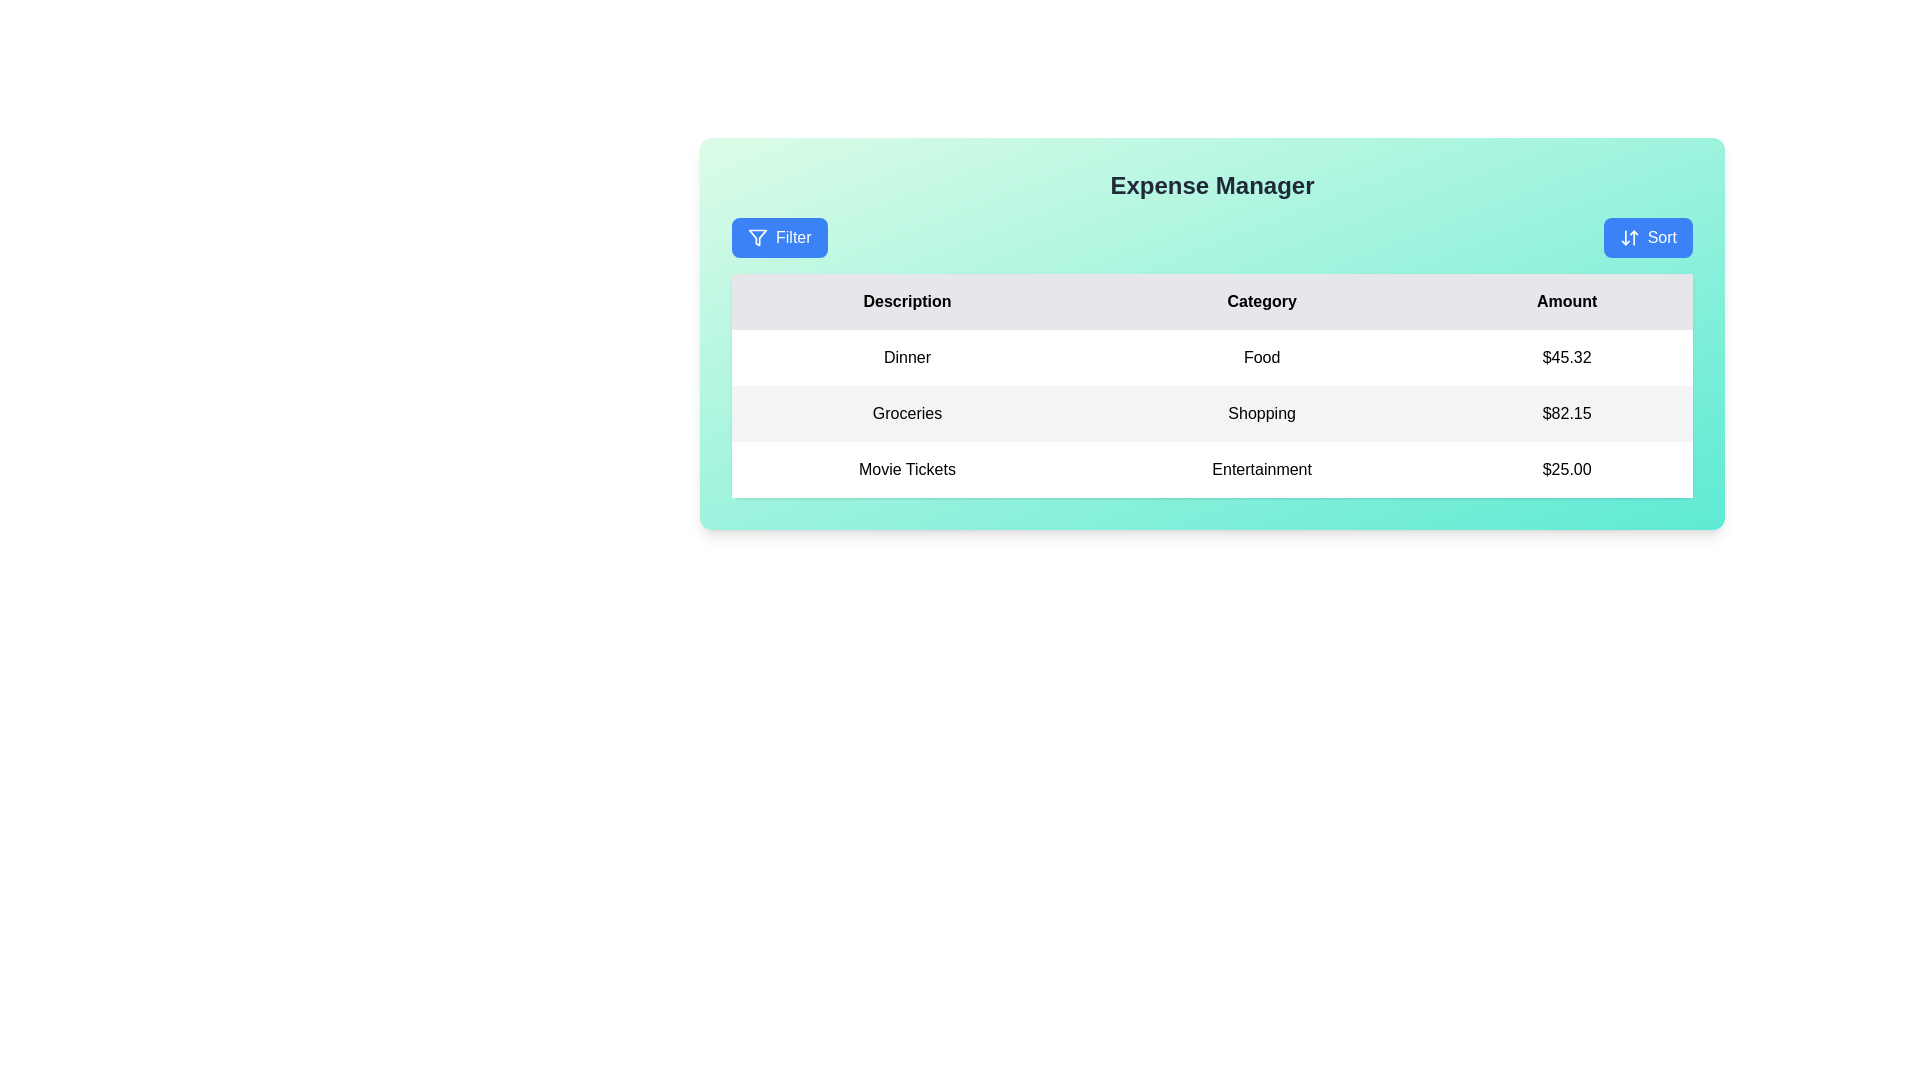  Describe the element at coordinates (1566, 412) in the screenshot. I see `the static text field displaying the monetary value '$82.15' associated with 'Groceries' and 'Shopping' entries in the table` at that location.